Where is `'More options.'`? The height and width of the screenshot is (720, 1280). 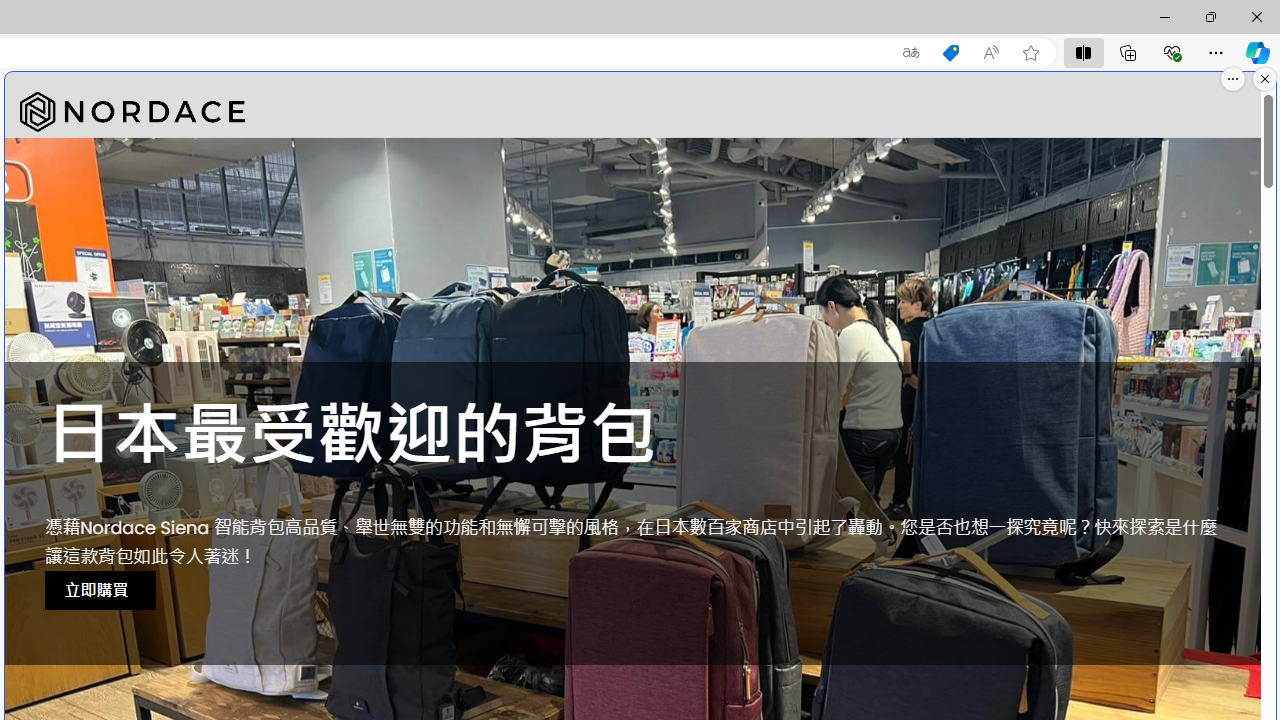
'More options.' is located at coordinates (1232, 78).